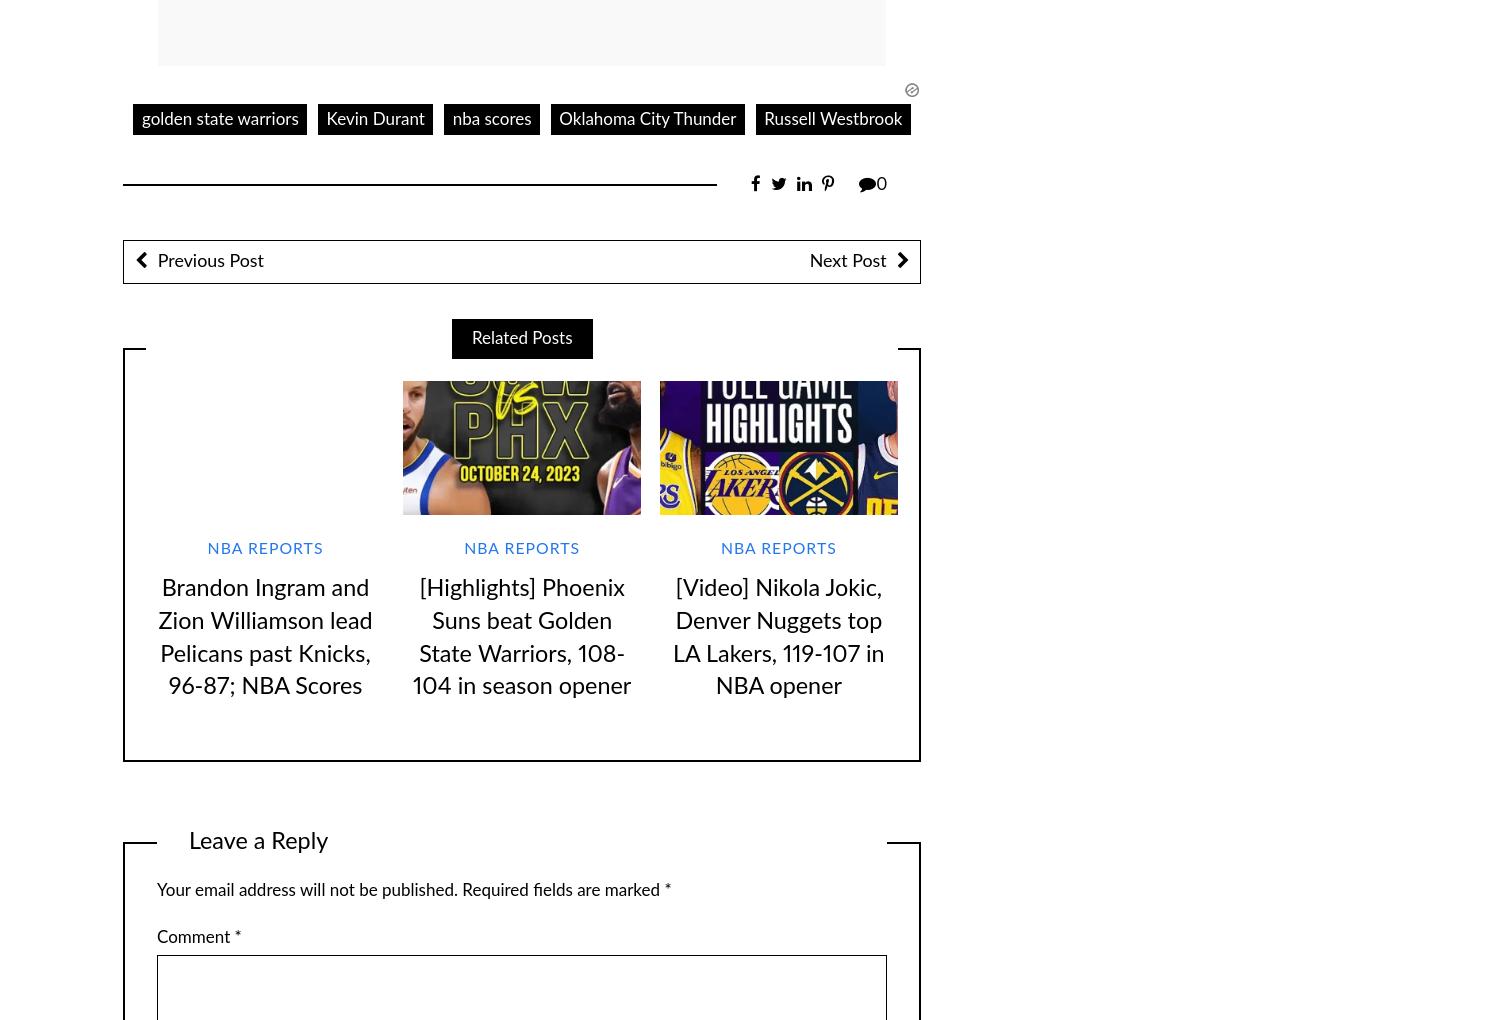 This screenshot has width=1500, height=1020. I want to click on 'Next Post', so click(846, 260).